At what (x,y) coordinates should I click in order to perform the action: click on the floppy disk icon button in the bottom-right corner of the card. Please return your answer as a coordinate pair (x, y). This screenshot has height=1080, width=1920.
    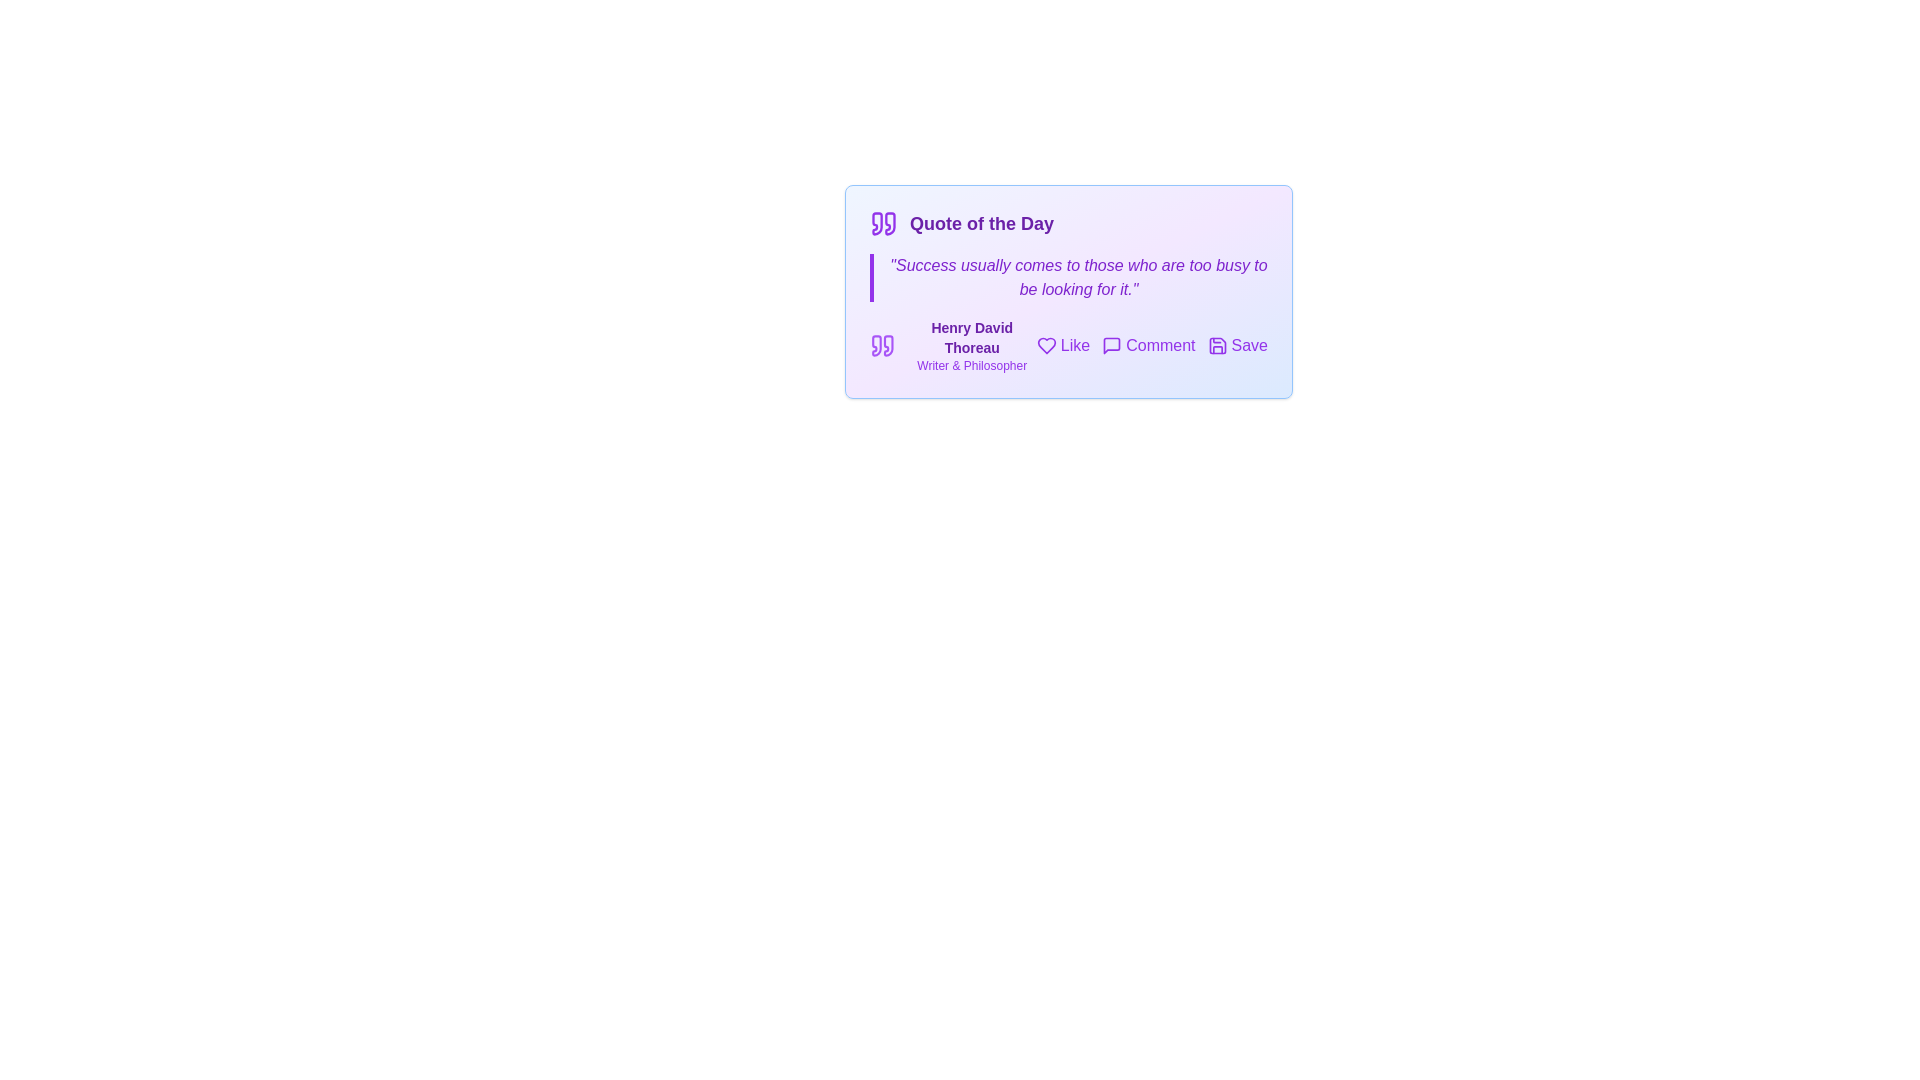
    Looking at the image, I should click on (1216, 345).